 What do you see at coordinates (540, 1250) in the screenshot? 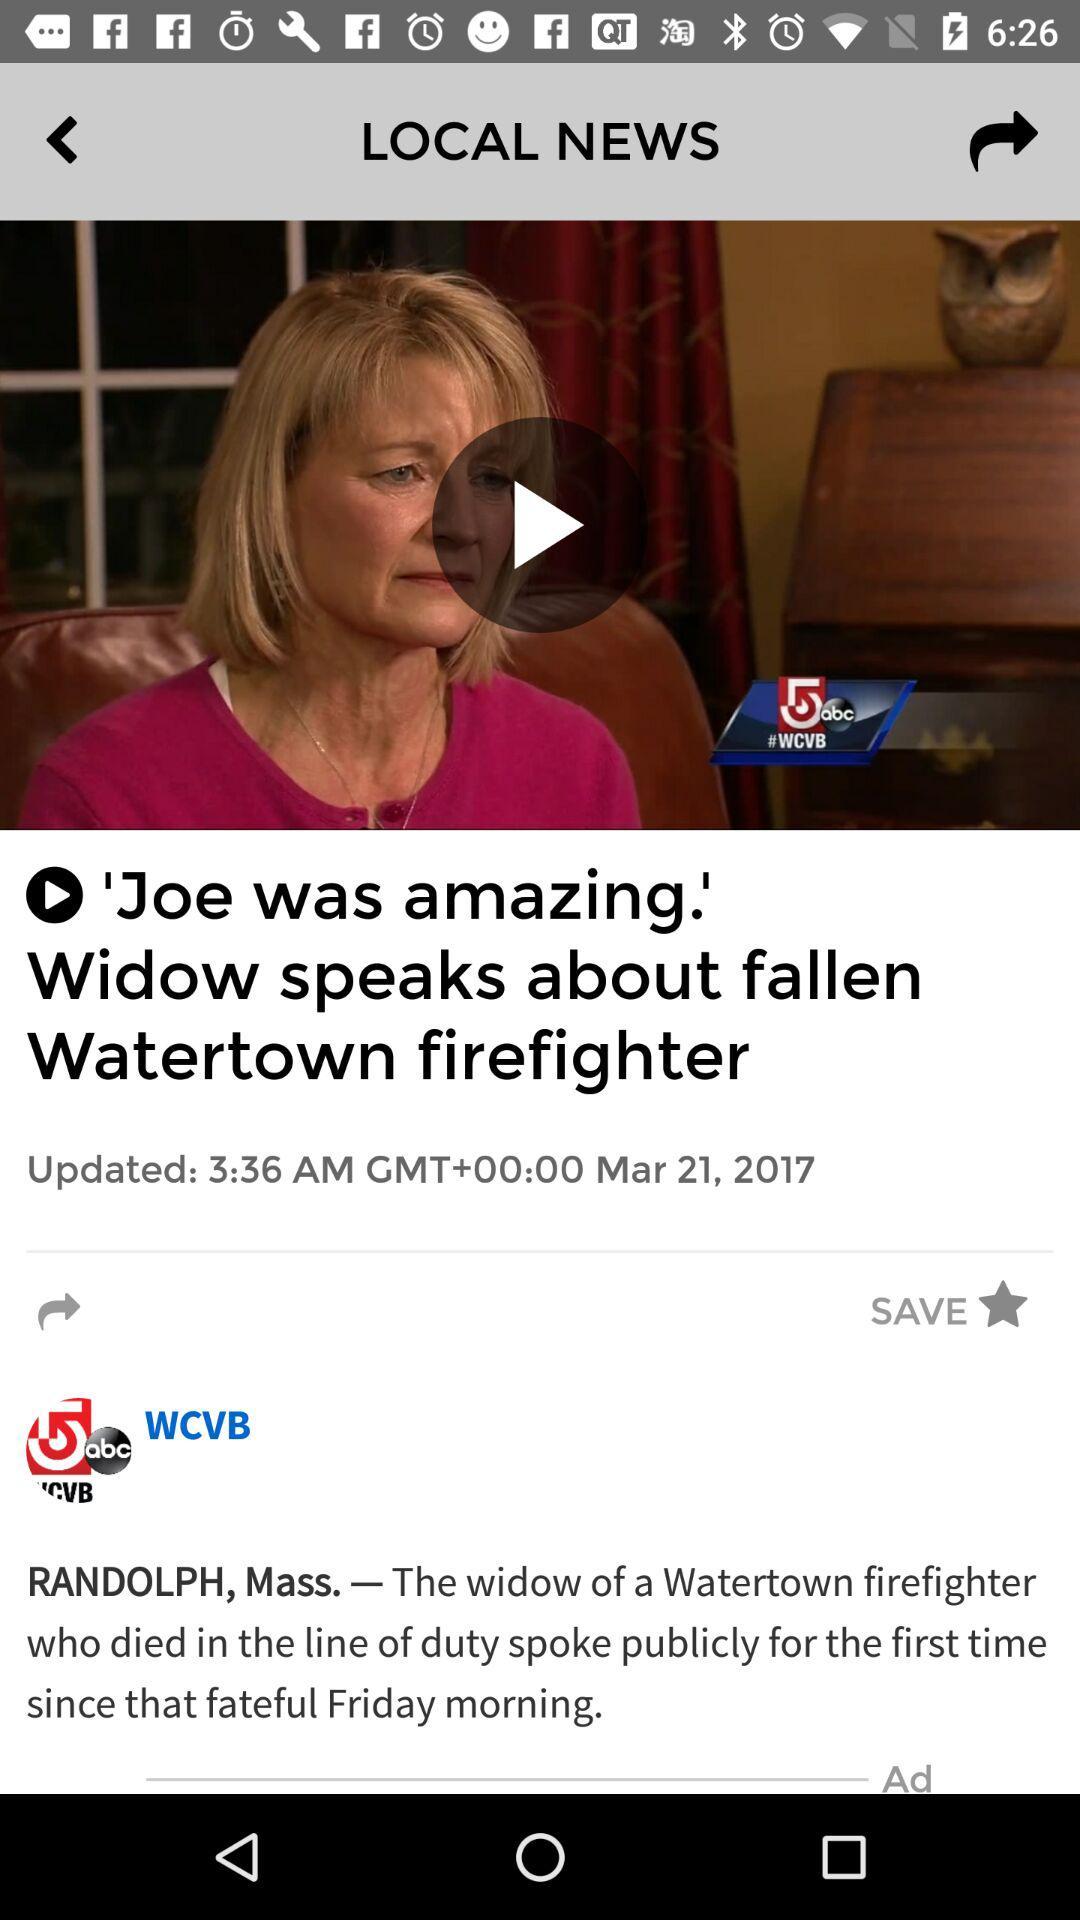
I see `the icon below updated 3 36 icon` at bounding box center [540, 1250].